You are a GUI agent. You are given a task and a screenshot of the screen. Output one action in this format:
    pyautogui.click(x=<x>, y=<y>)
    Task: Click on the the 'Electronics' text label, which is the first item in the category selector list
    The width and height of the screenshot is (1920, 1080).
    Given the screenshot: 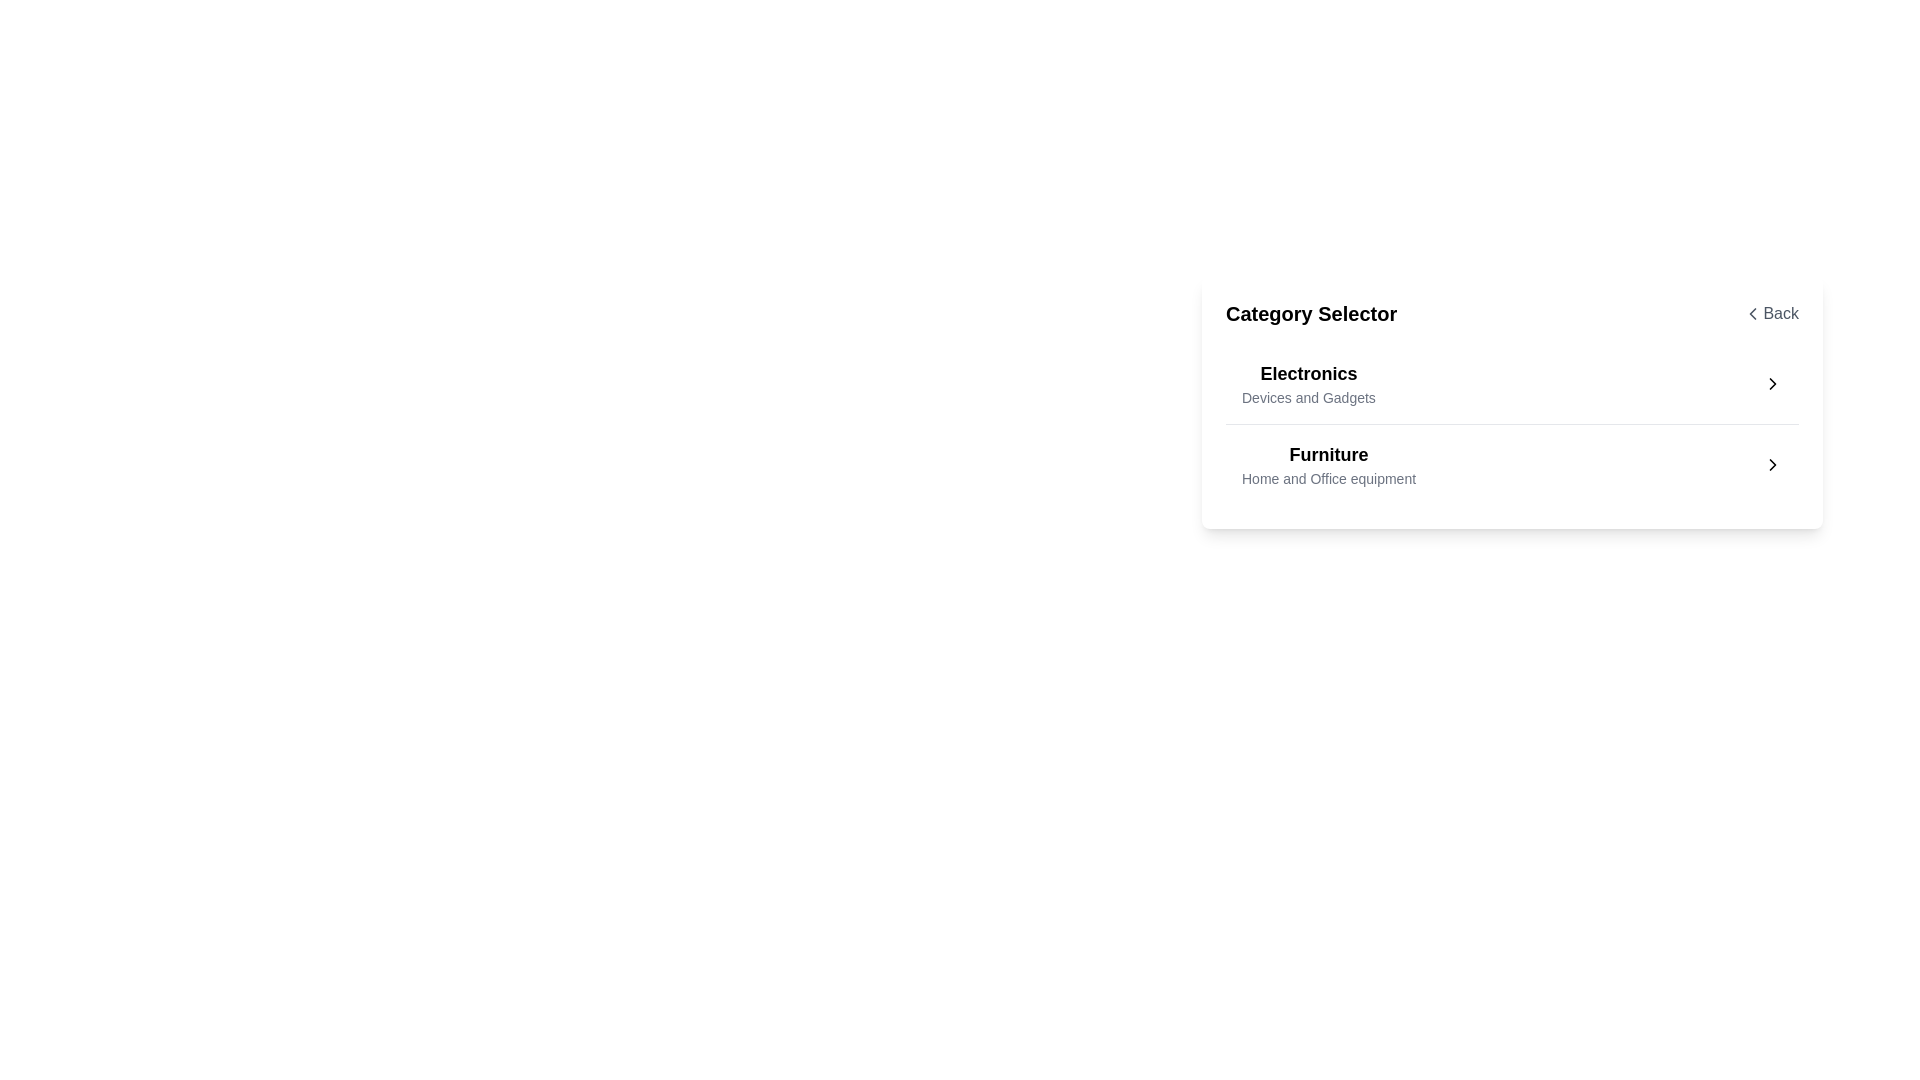 What is the action you would take?
    pyautogui.click(x=1308, y=384)
    